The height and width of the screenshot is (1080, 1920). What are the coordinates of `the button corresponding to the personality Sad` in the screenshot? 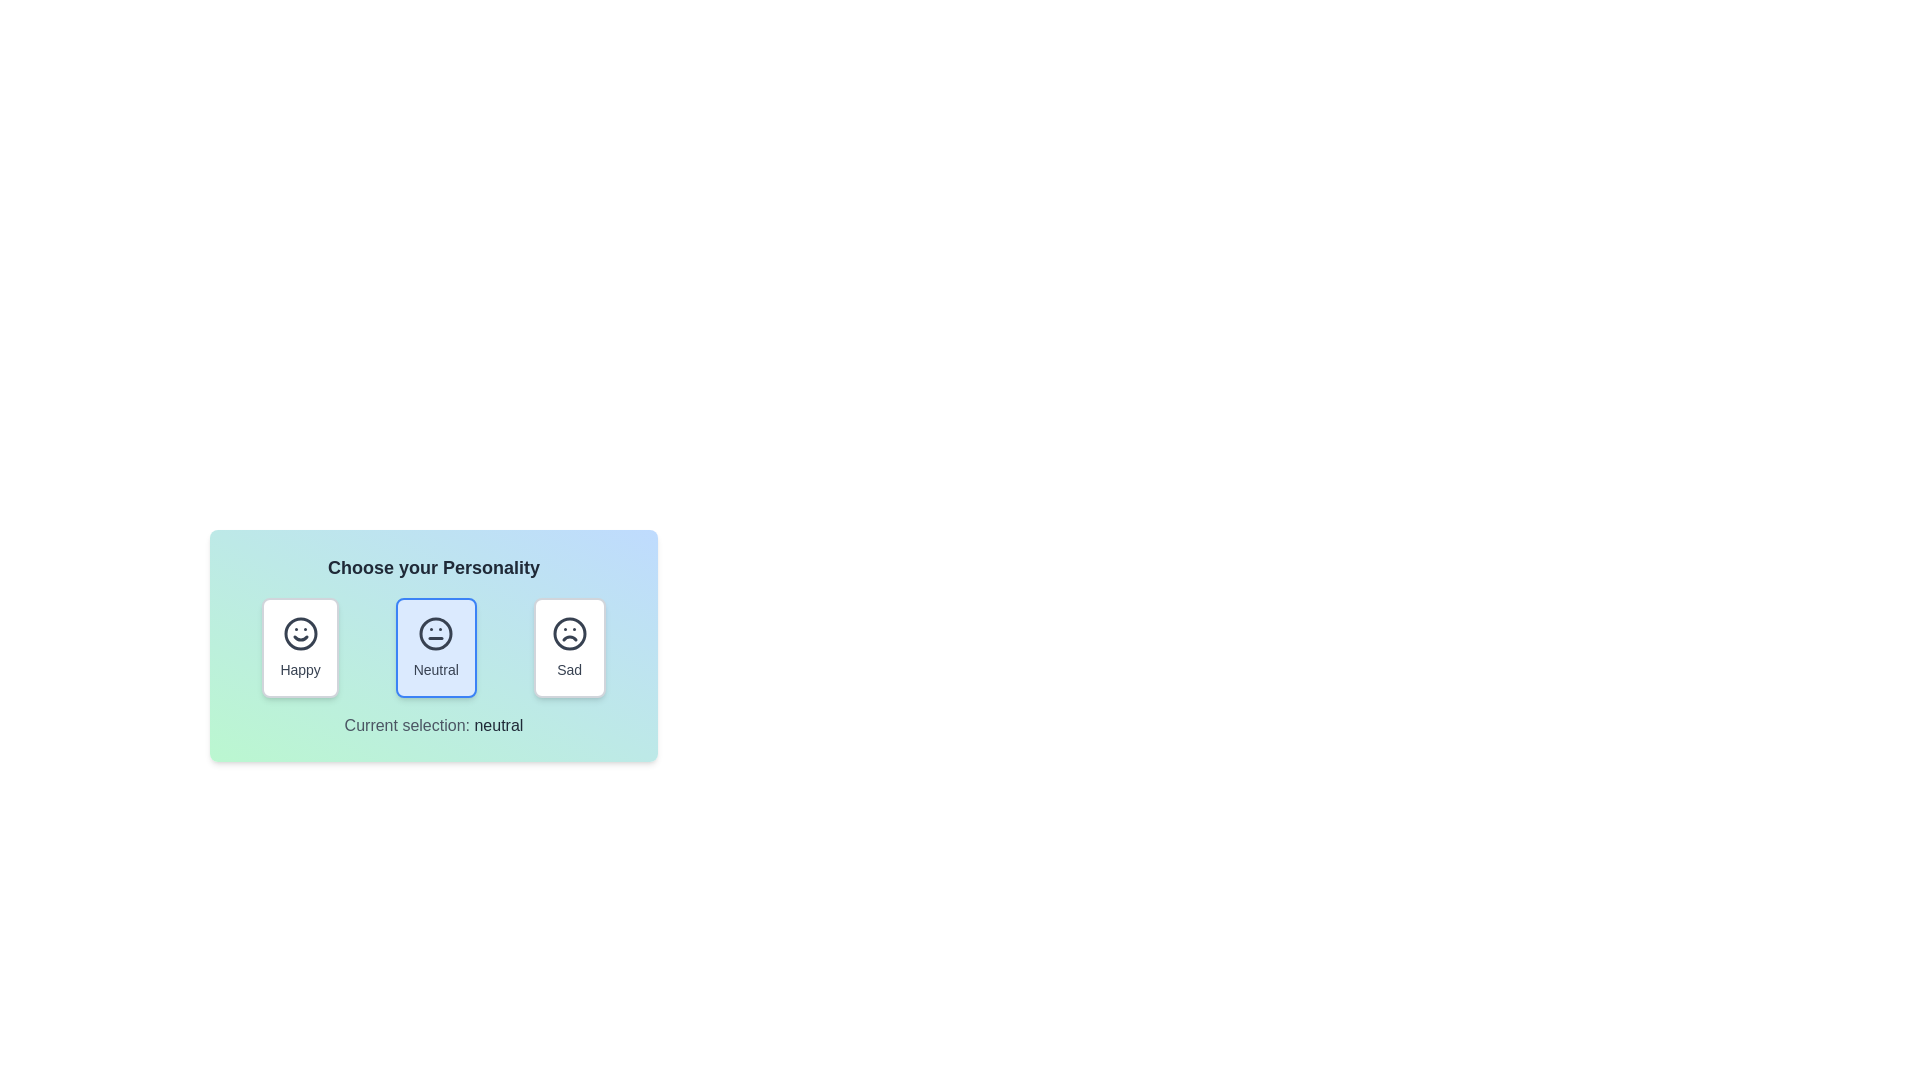 It's located at (568, 648).